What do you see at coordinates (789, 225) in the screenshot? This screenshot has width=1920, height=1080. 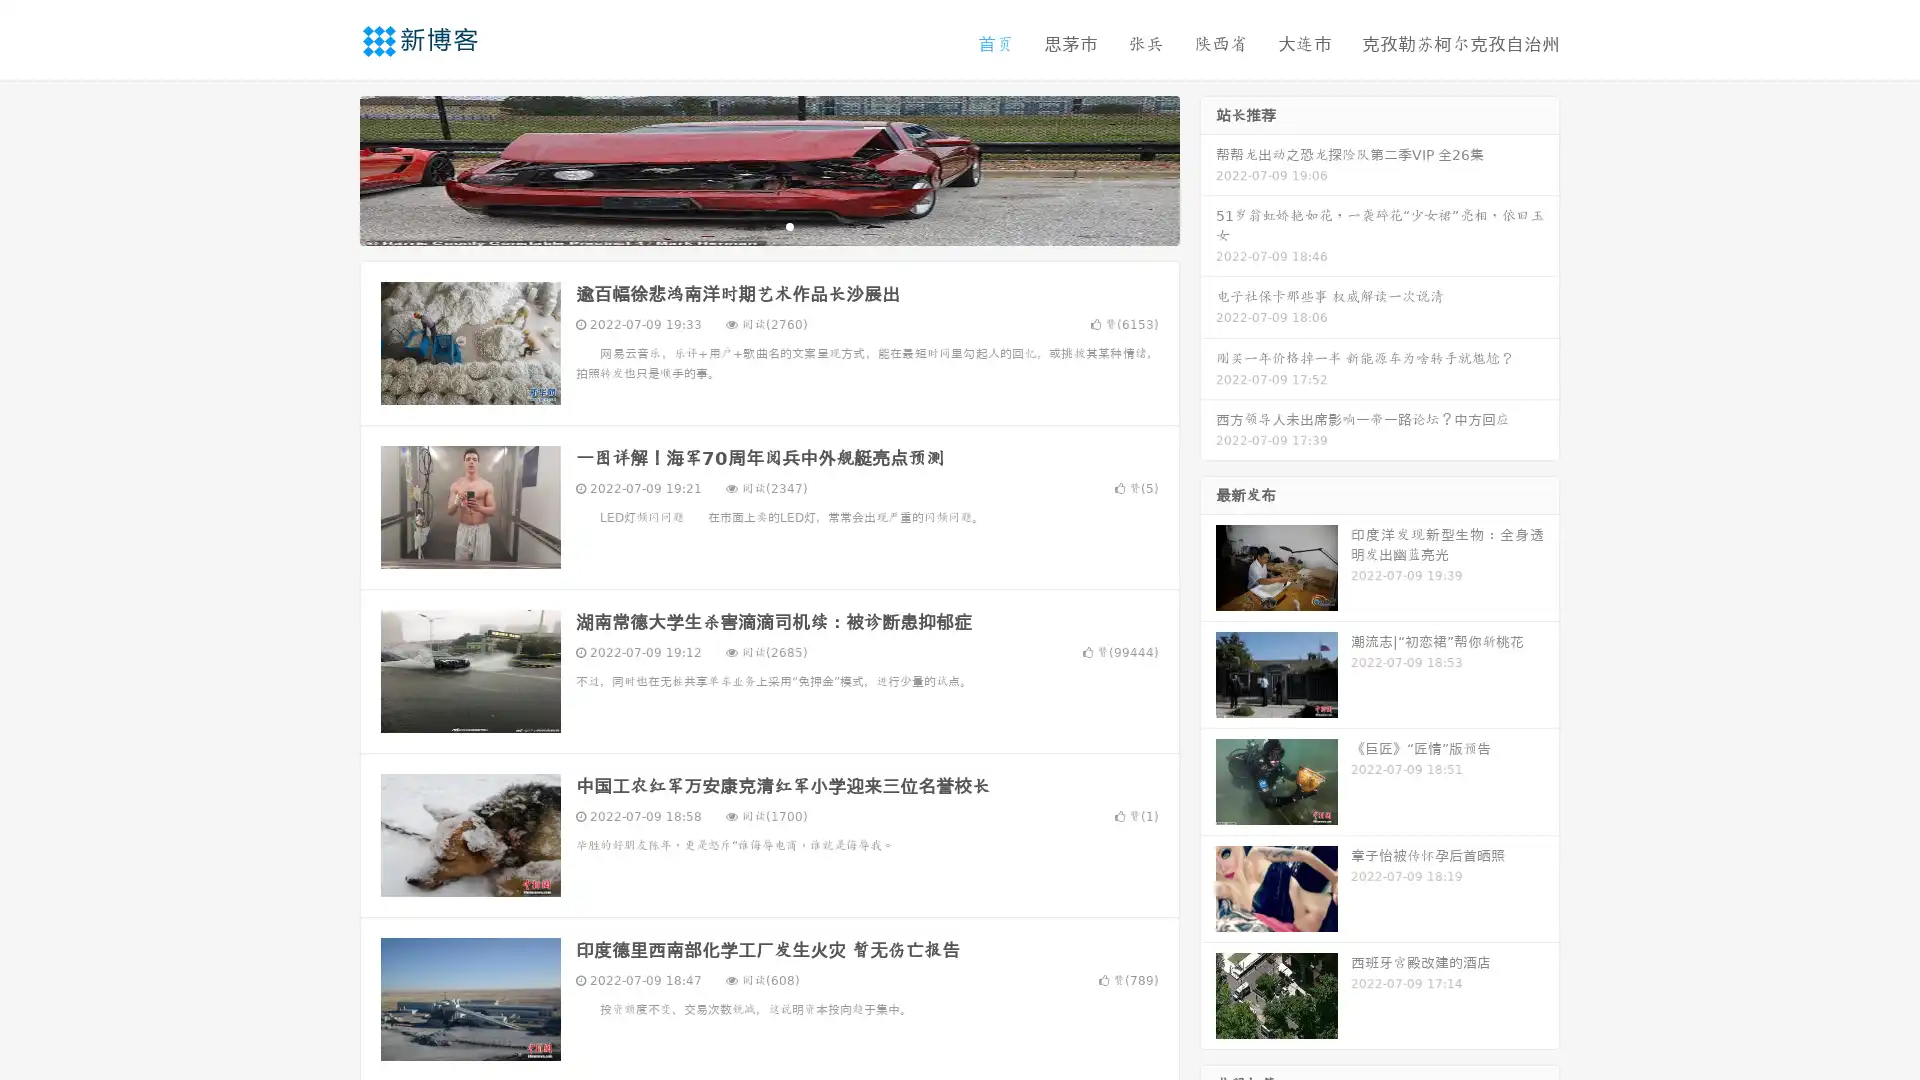 I see `Go to slide 3` at bounding box center [789, 225].